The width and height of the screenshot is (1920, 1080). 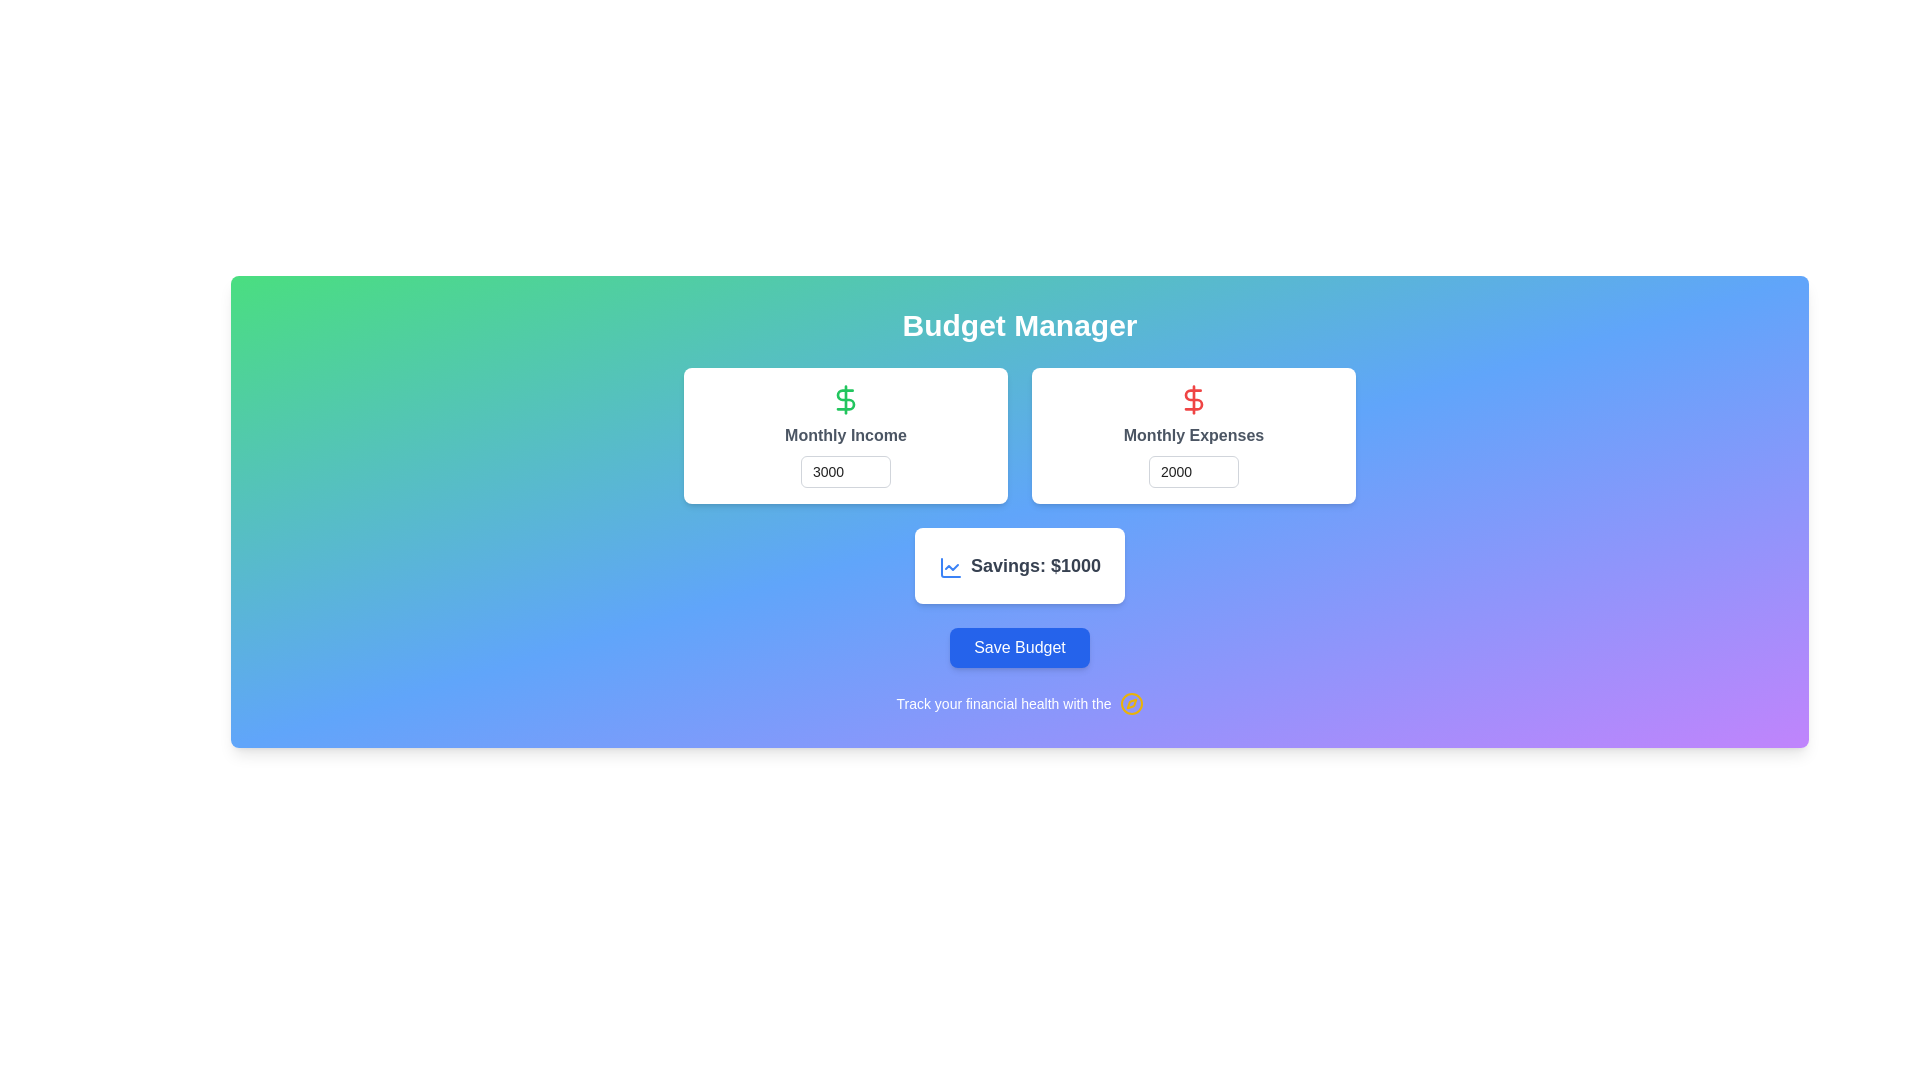 What do you see at coordinates (1237, 464) in the screenshot?
I see `the button that increases the value in the associated input field located above the decrement button in the 'Monthly Expenses' input box's number adjustment section` at bounding box center [1237, 464].